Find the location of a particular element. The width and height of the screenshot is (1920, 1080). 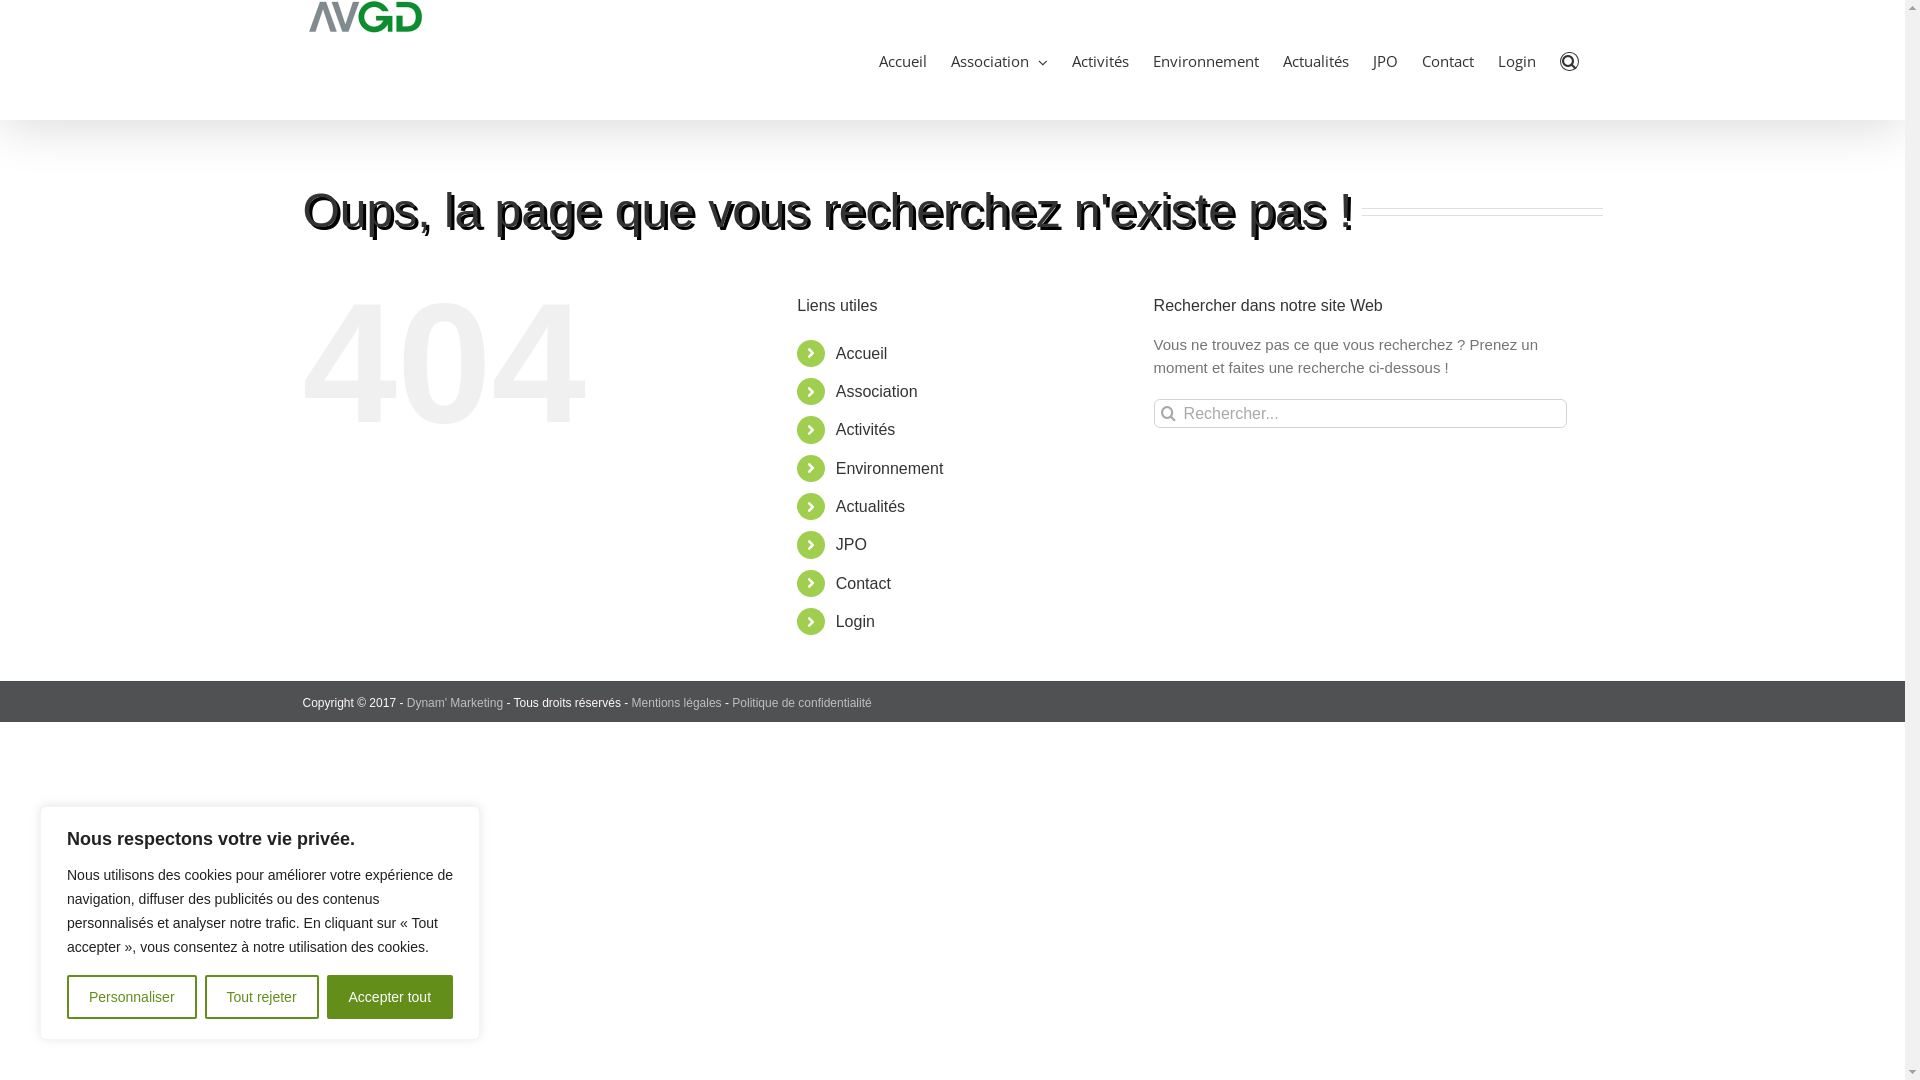

'Tout rejeter' is located at coordinates (261, 996).